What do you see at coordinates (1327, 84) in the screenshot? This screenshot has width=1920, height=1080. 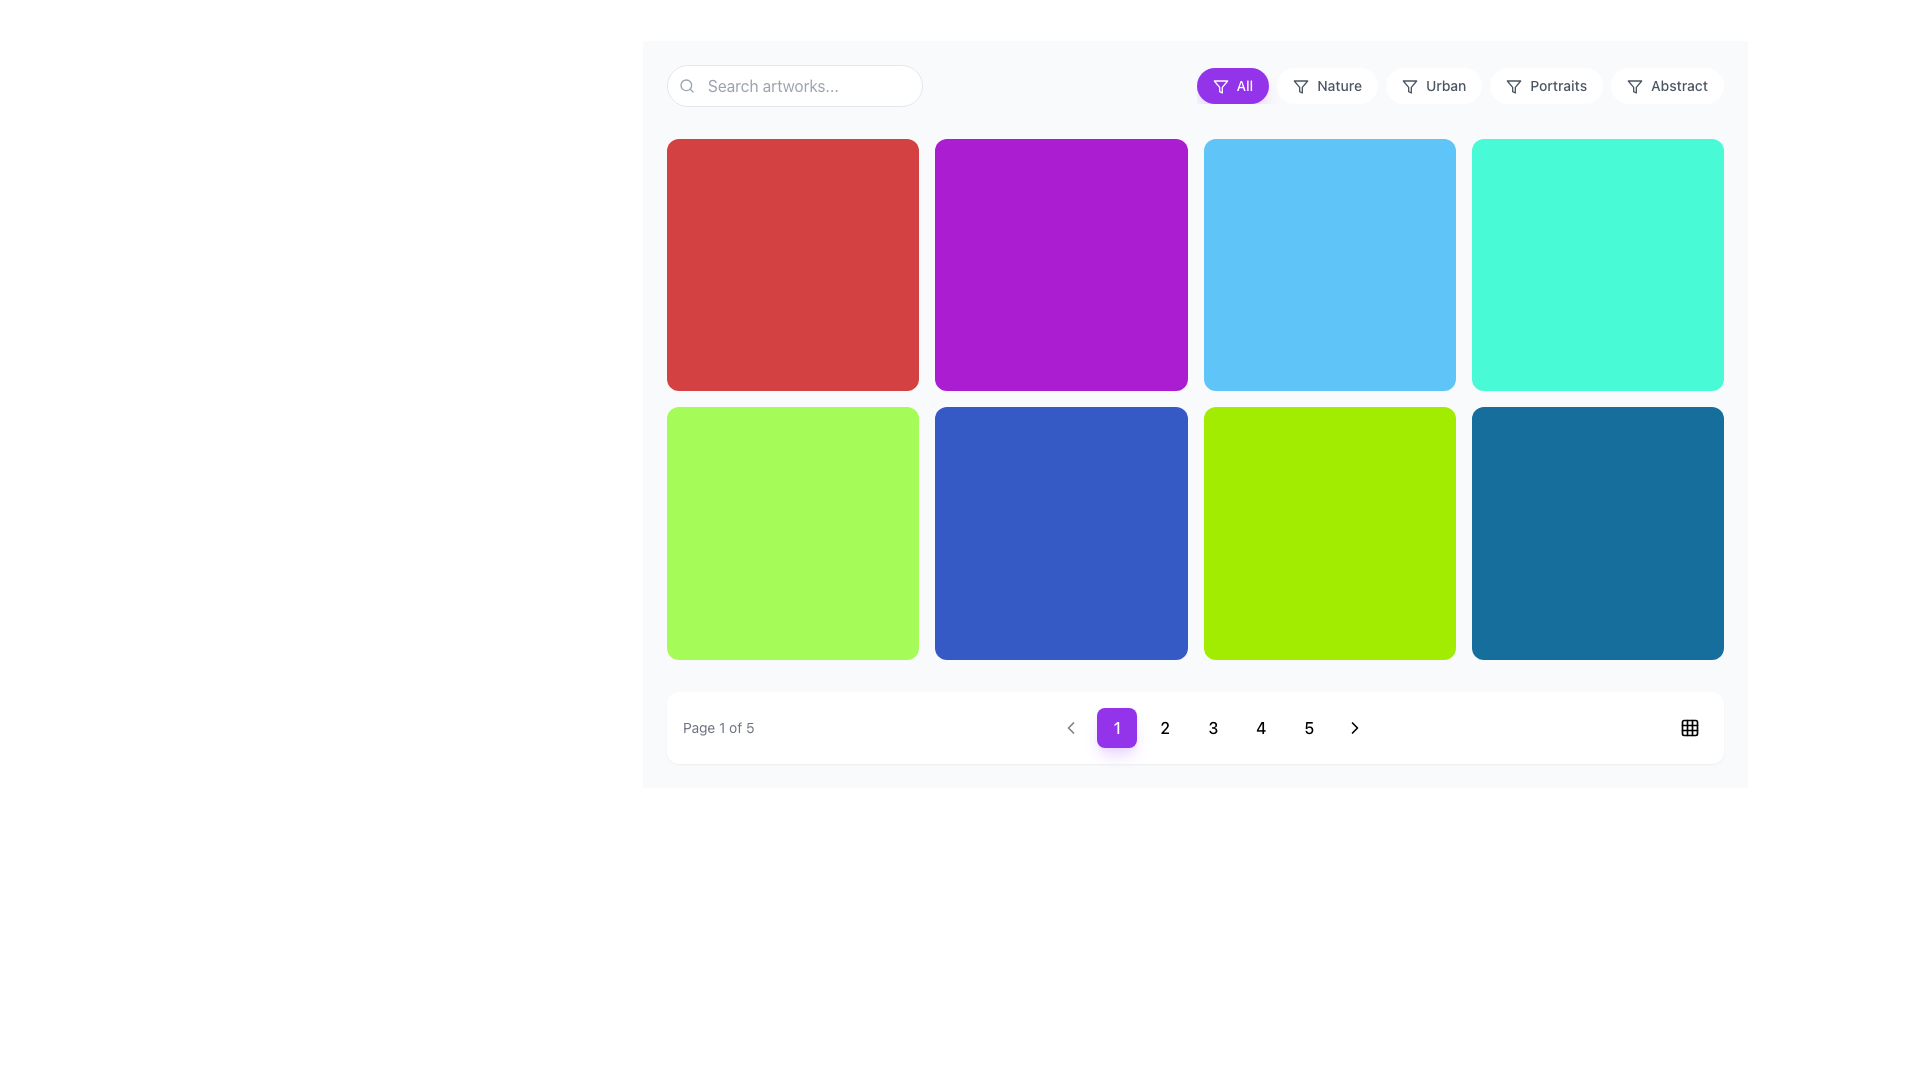 I see `the 'Nature' category filter button, which is the second button in a horizontal list between 'All' and 'Urban'` at bounding box center [1327, 84].